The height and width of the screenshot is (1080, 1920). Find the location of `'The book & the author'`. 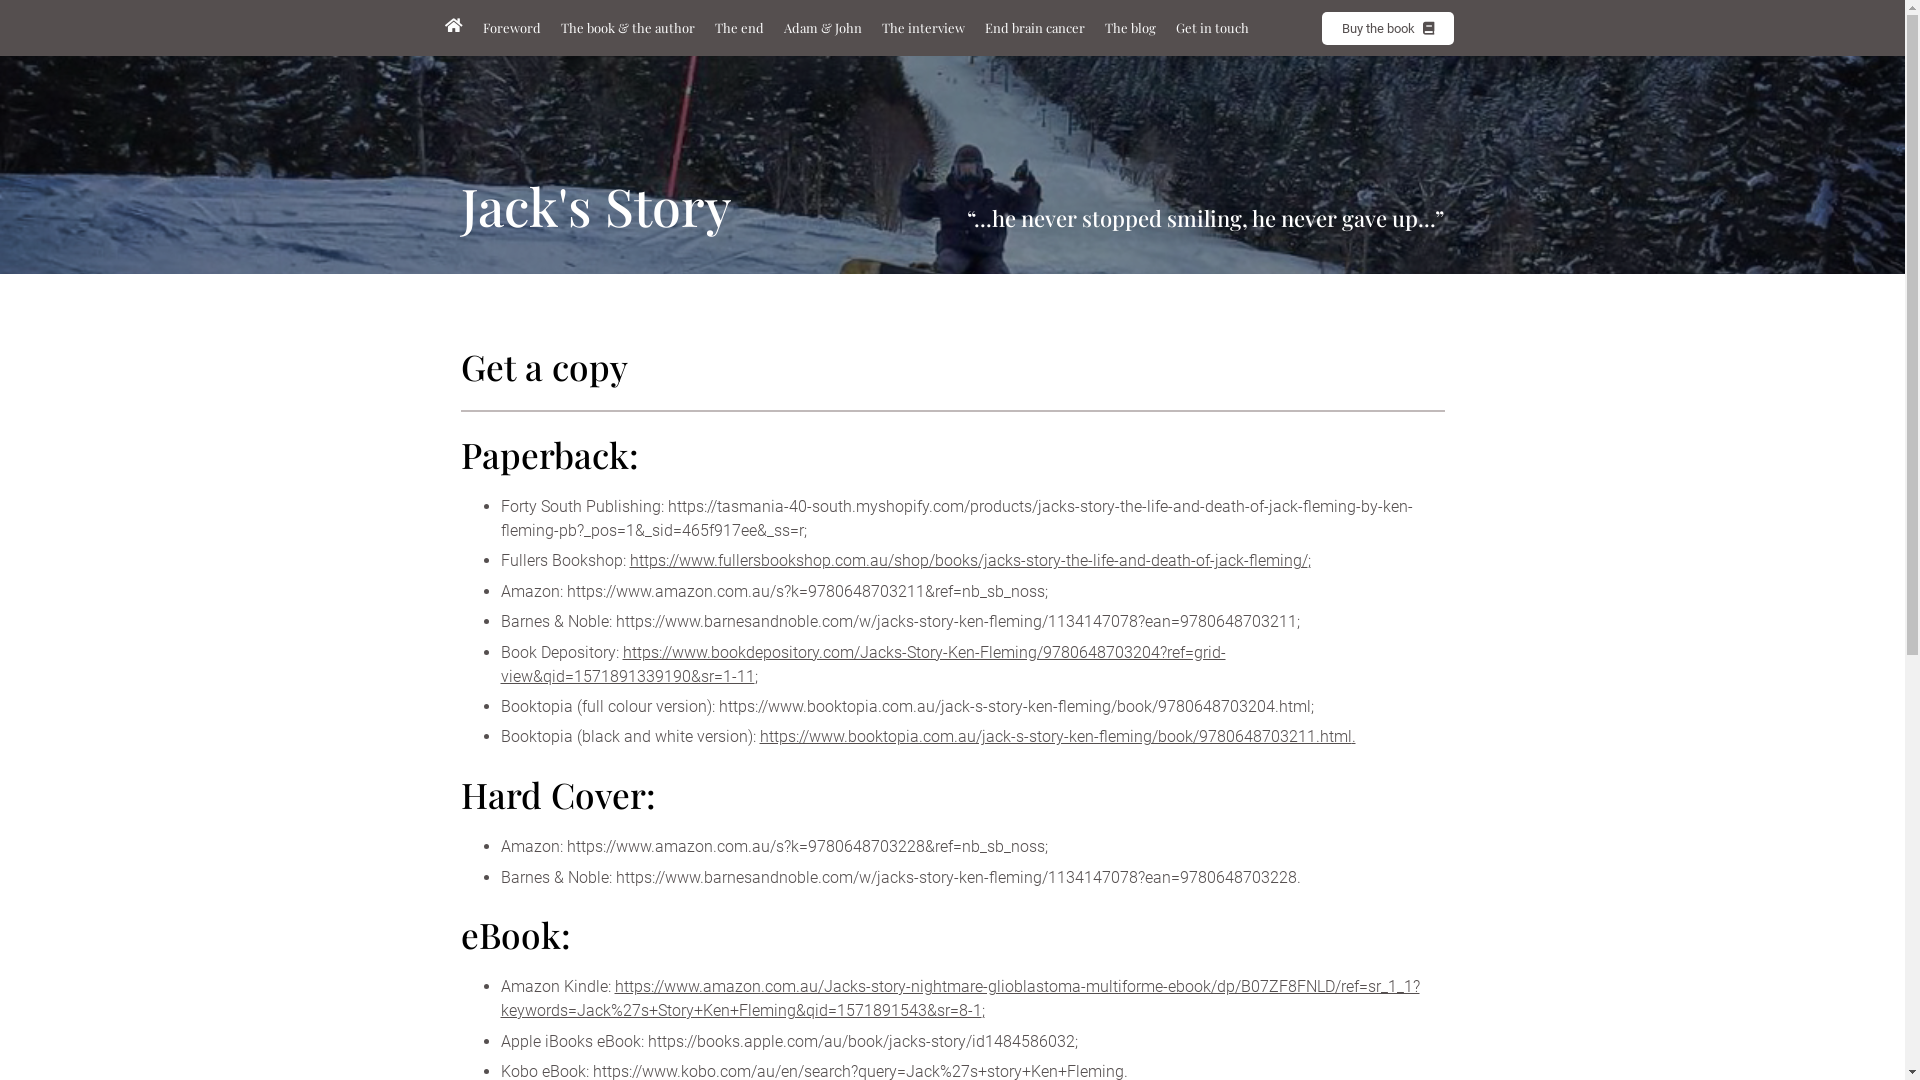

'The book & the author' is located at coordinates (626, 27).